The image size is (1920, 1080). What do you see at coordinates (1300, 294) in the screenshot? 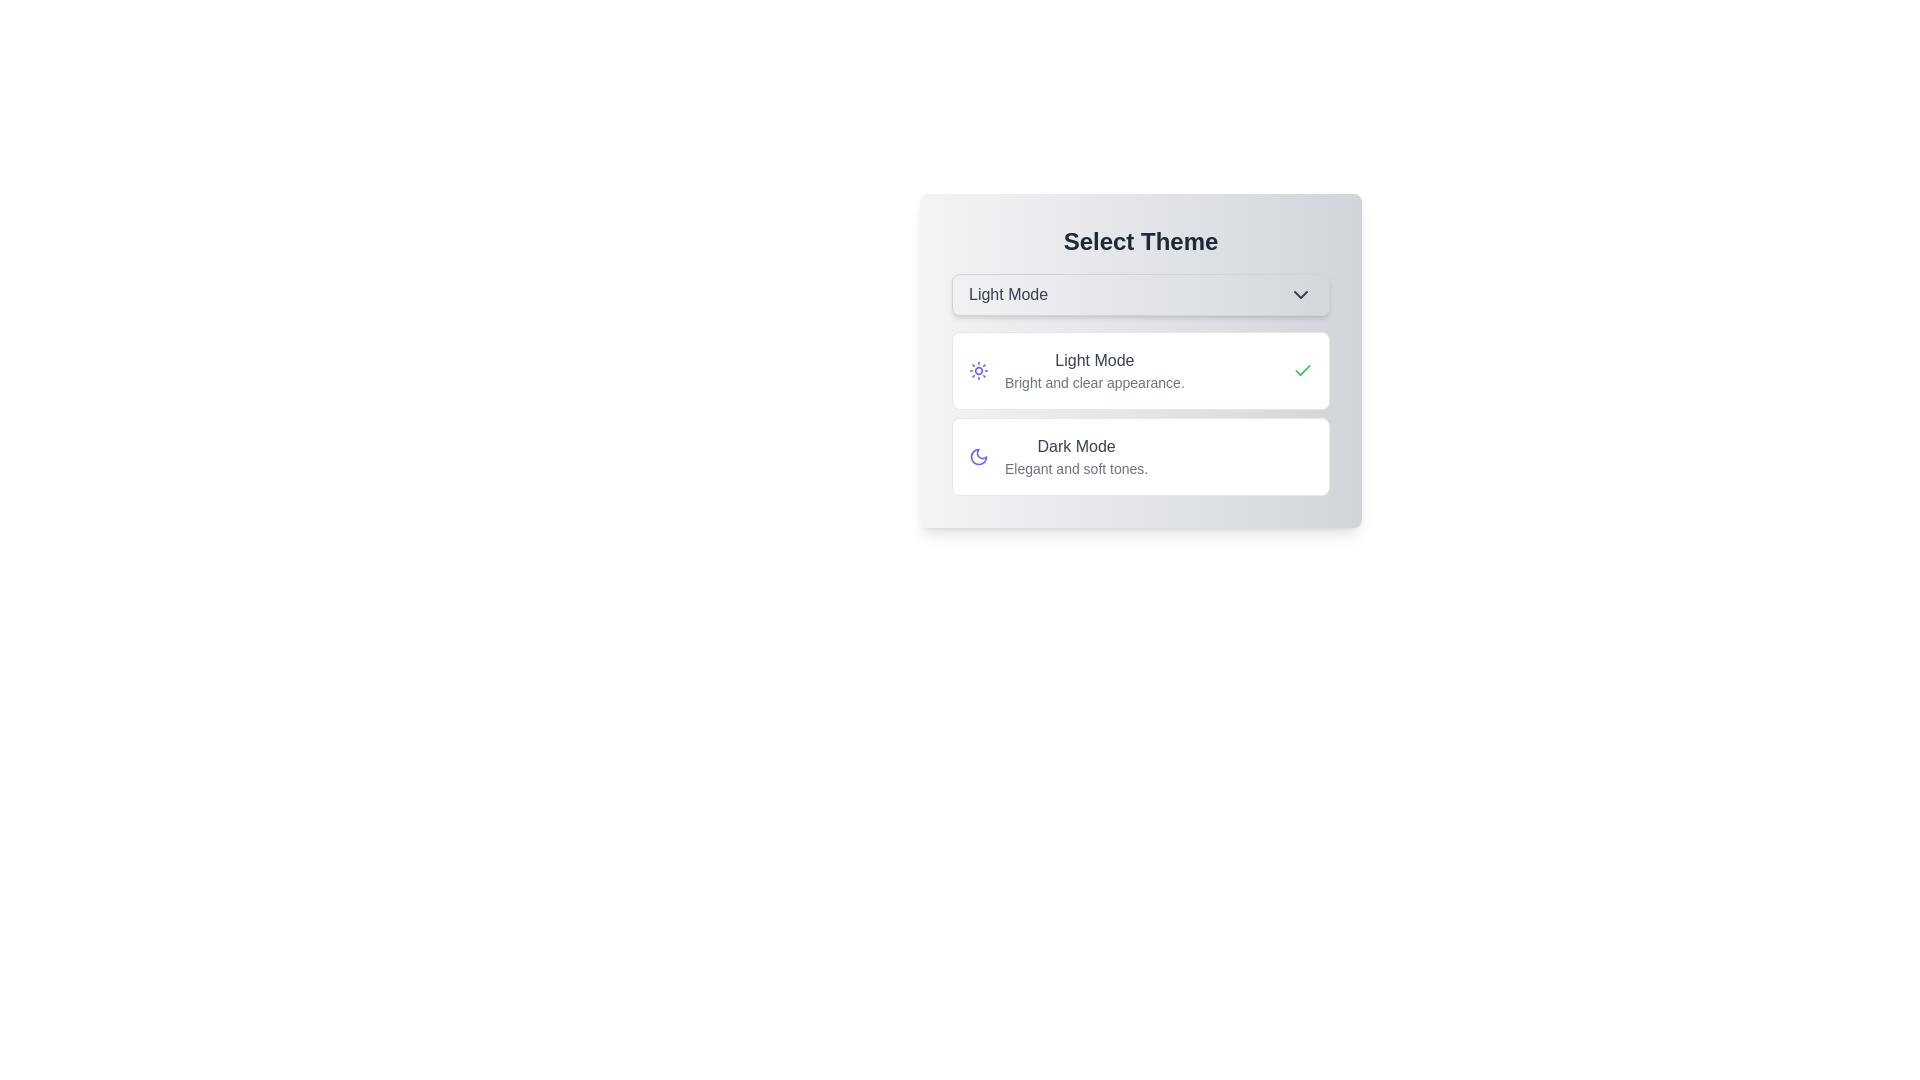
I see `the dropdown toggle button to close the menu` at bounding box center [1300, 294].